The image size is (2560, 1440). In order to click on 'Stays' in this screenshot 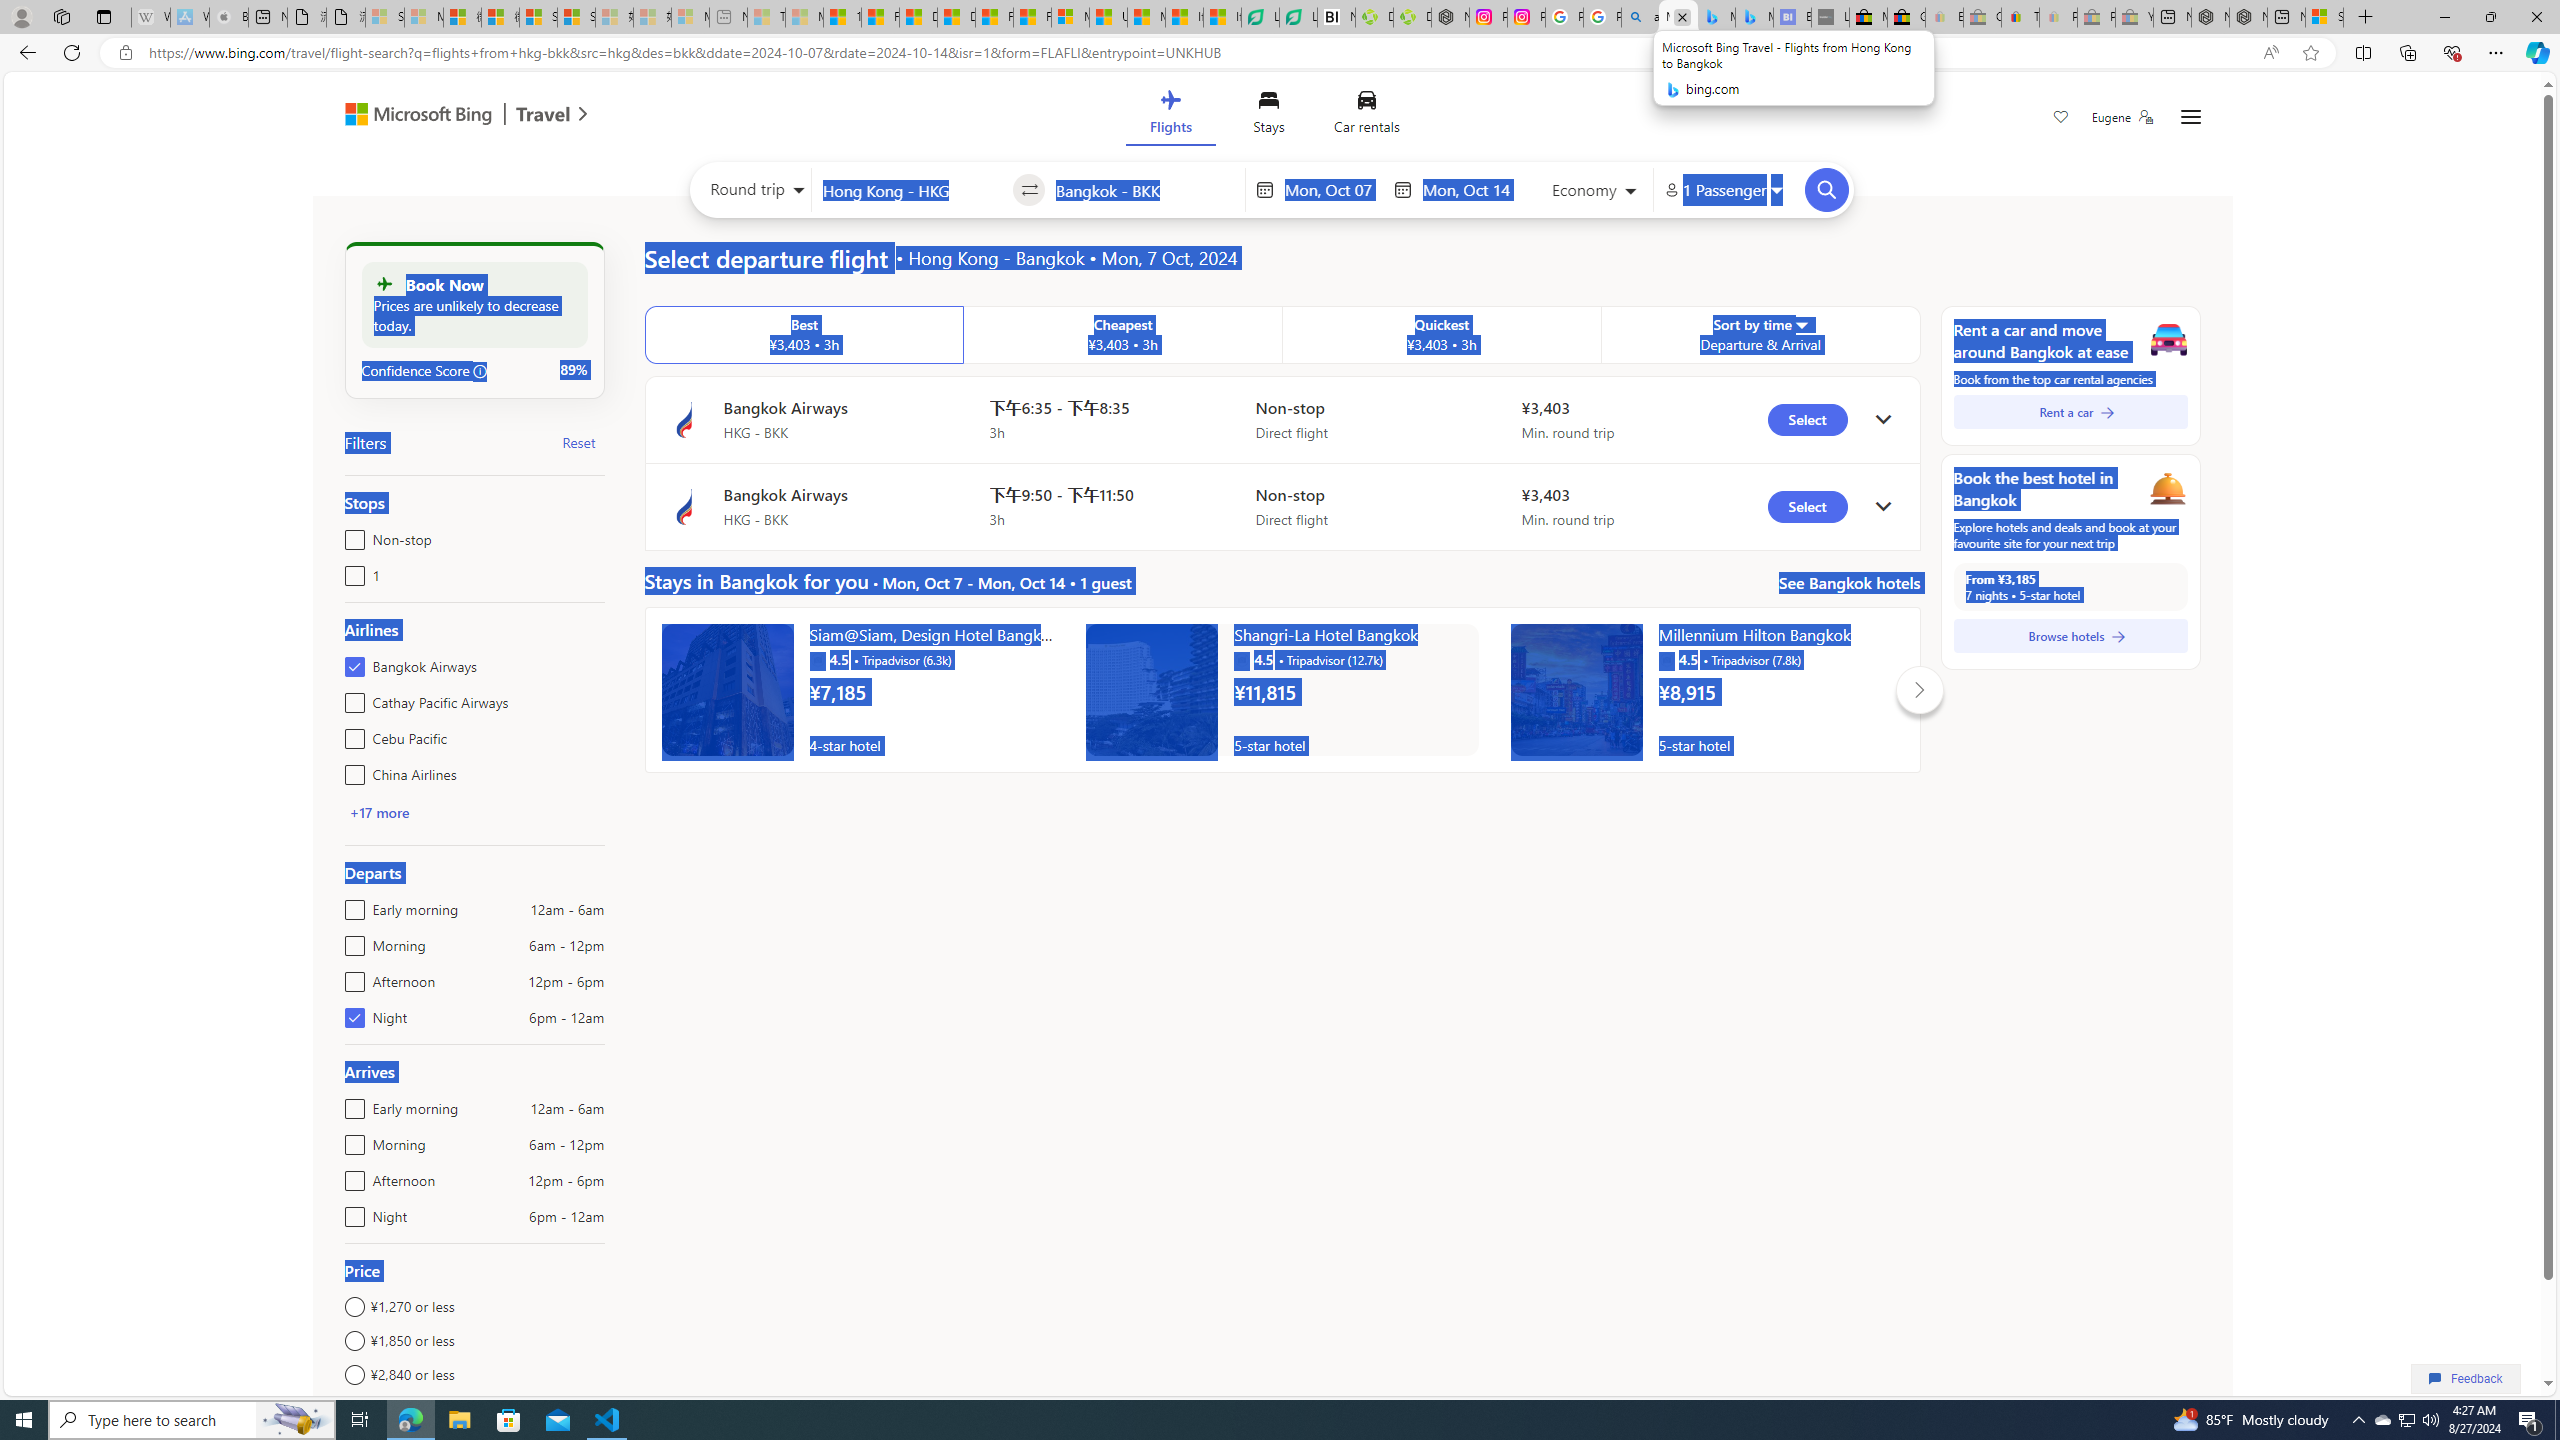, I will do `click(1267, 115)`.